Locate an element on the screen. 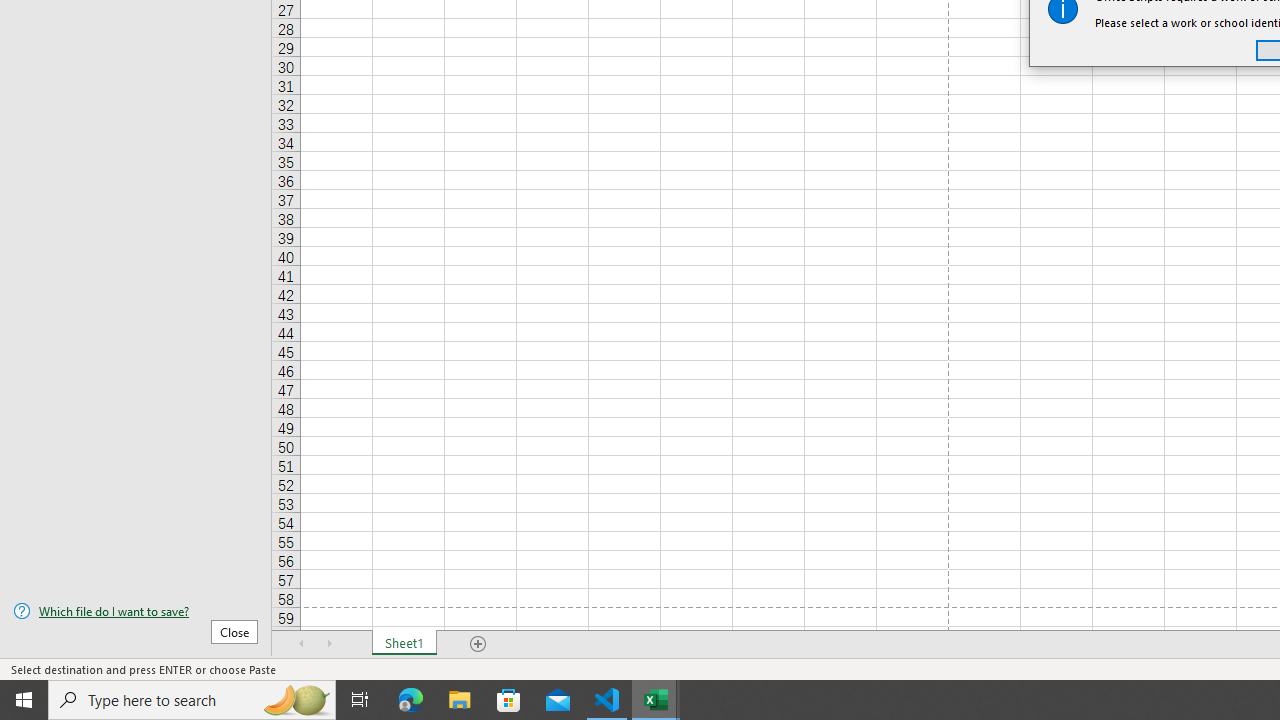 This screenshot has height=720, width=1280. 'Visual Studio Code - 1 running window' is located at coordinates (606, 698).